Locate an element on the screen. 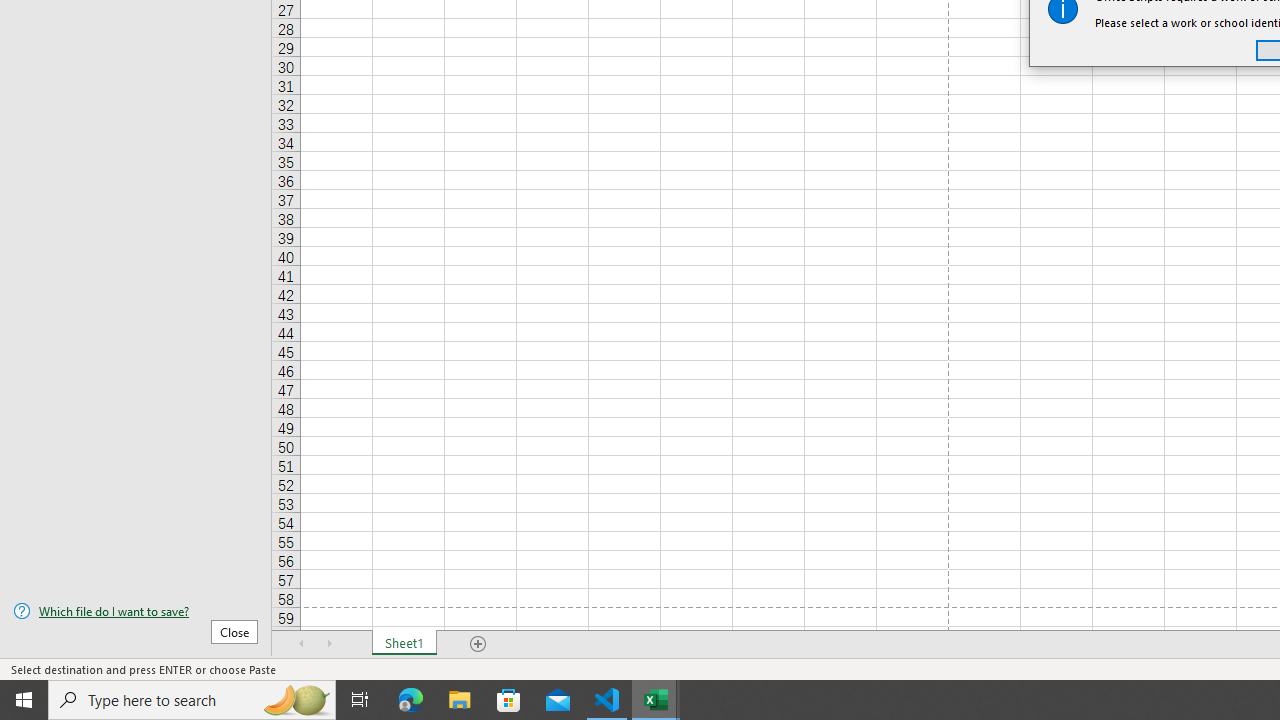 This screenshot has height=720, width=1280. 'Visual Studio Code - 1 running window' is located at coordinates (606, 698).